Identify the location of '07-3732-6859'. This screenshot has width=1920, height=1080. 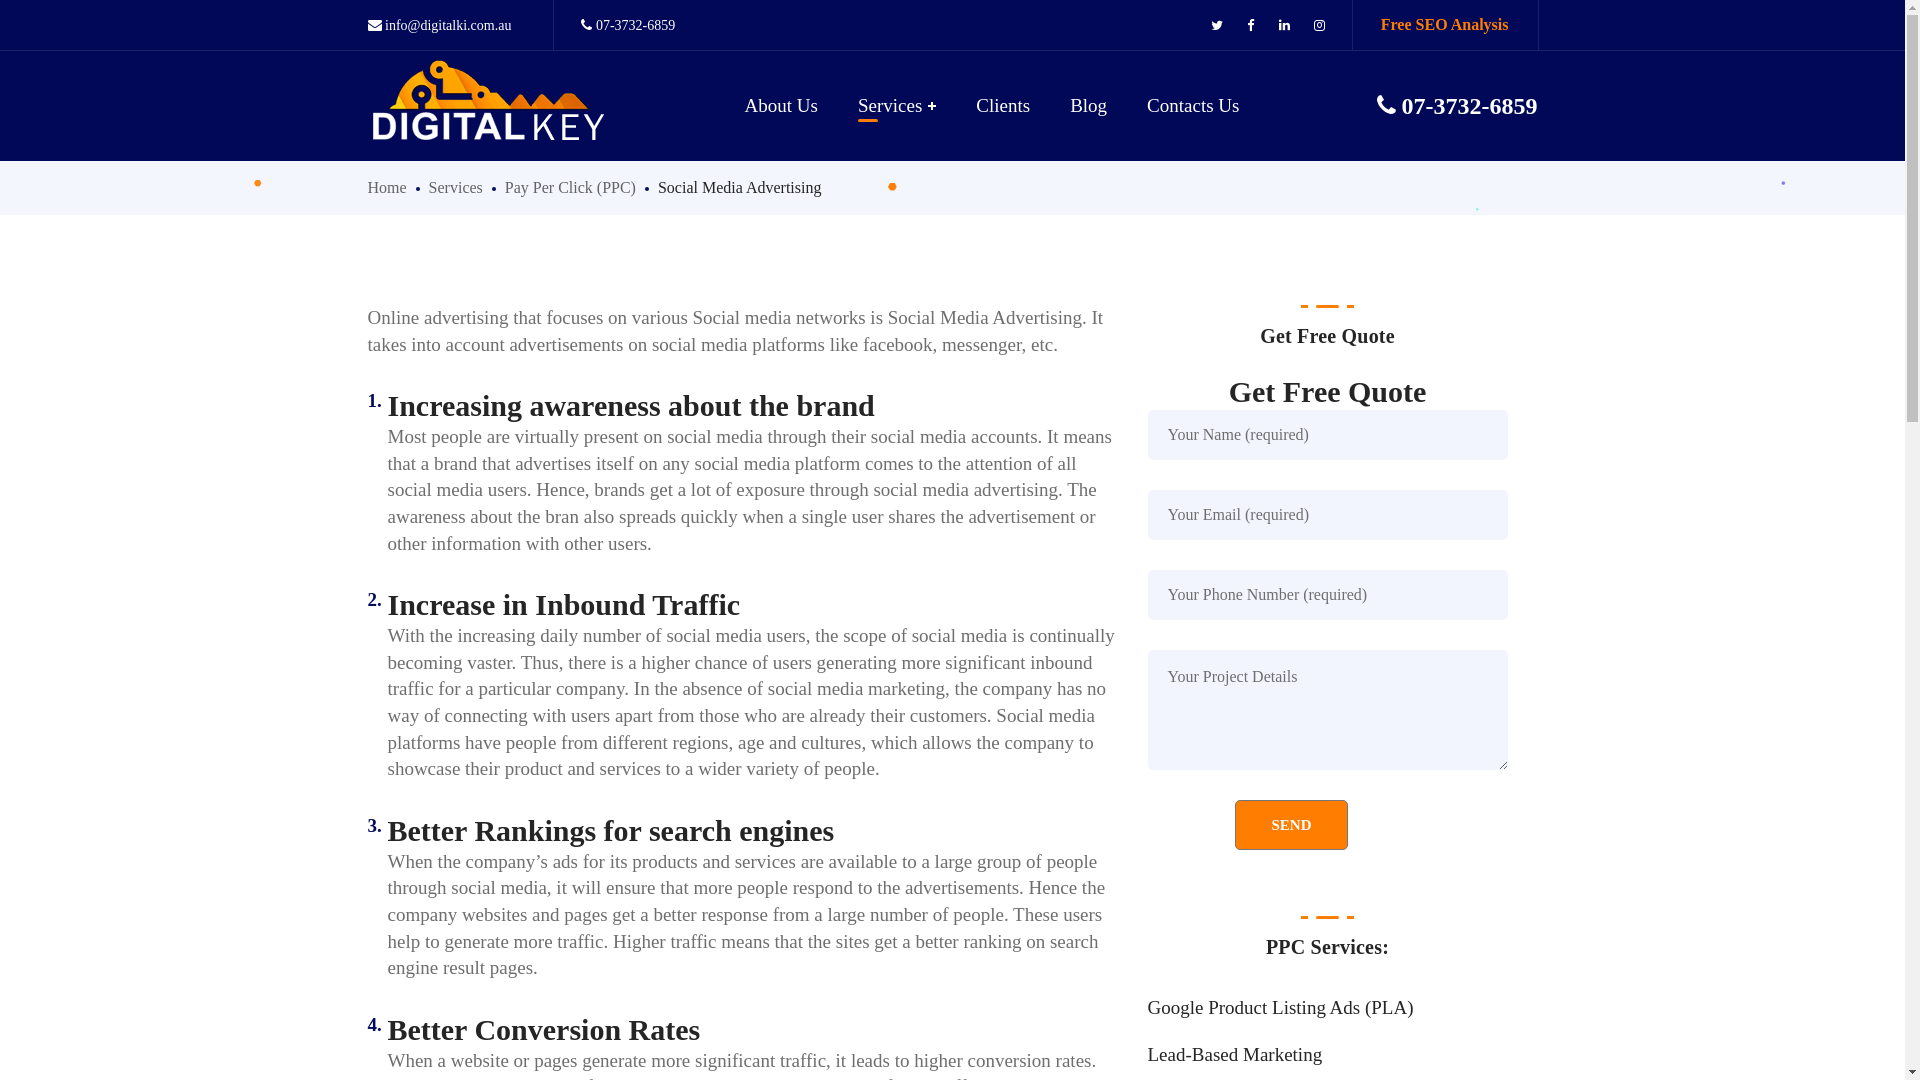
(627, 25).